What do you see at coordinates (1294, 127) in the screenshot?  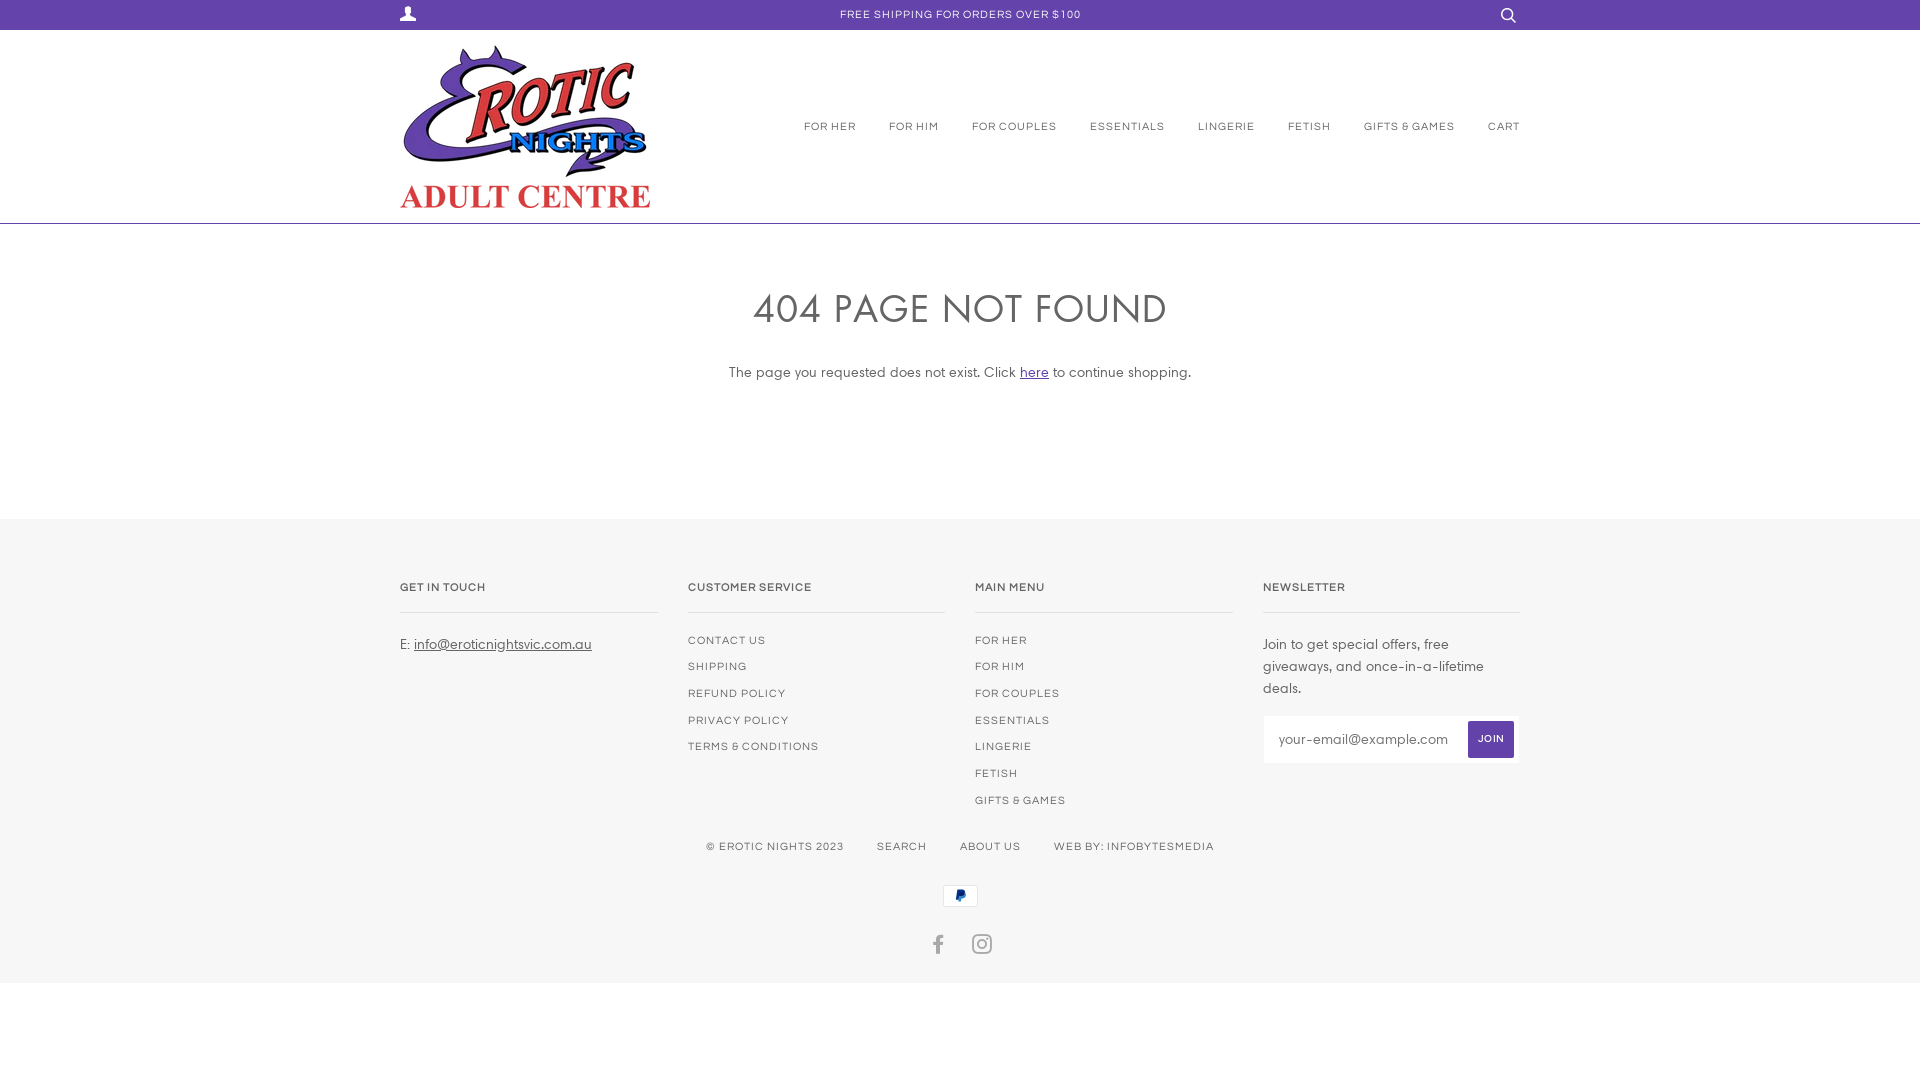 I see `'FETISH'` at bounding box center [1294, 127].